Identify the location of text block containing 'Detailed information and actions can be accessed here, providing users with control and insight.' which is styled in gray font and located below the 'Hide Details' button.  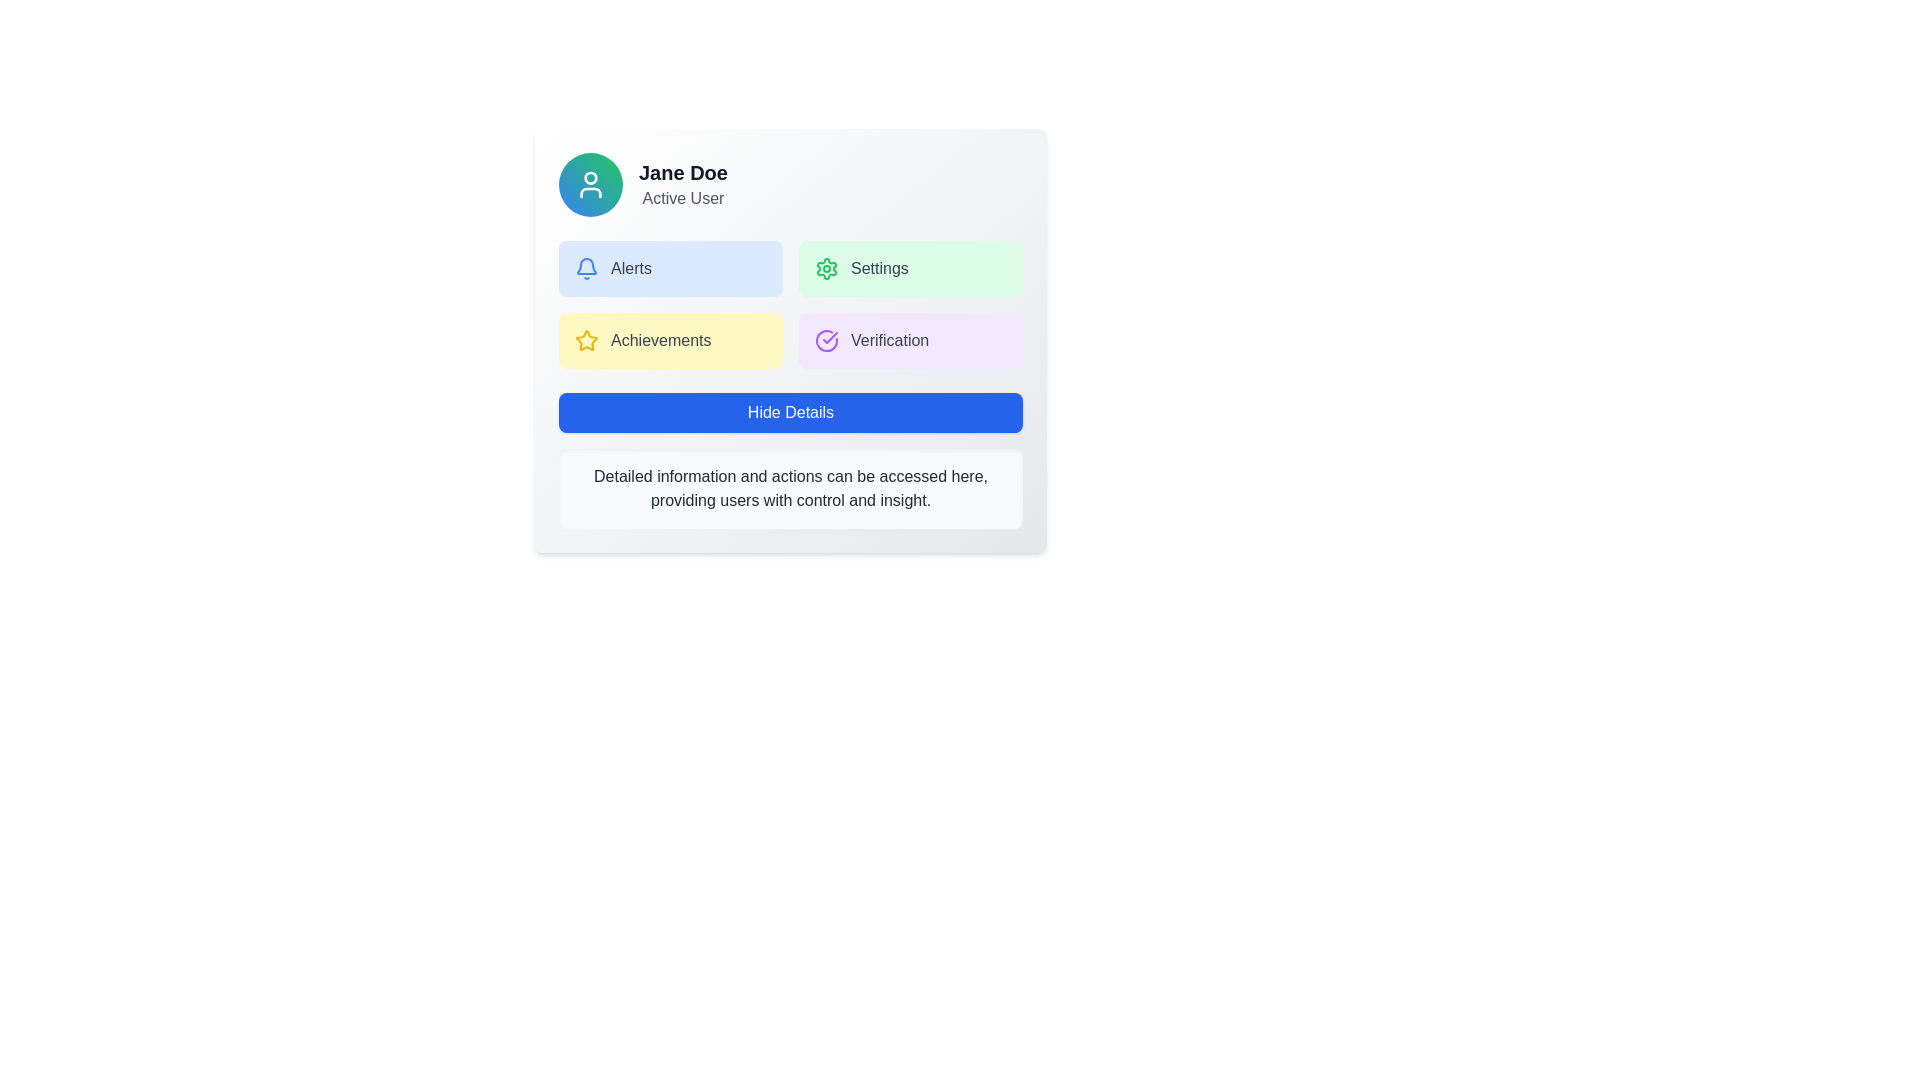
(790, 489).